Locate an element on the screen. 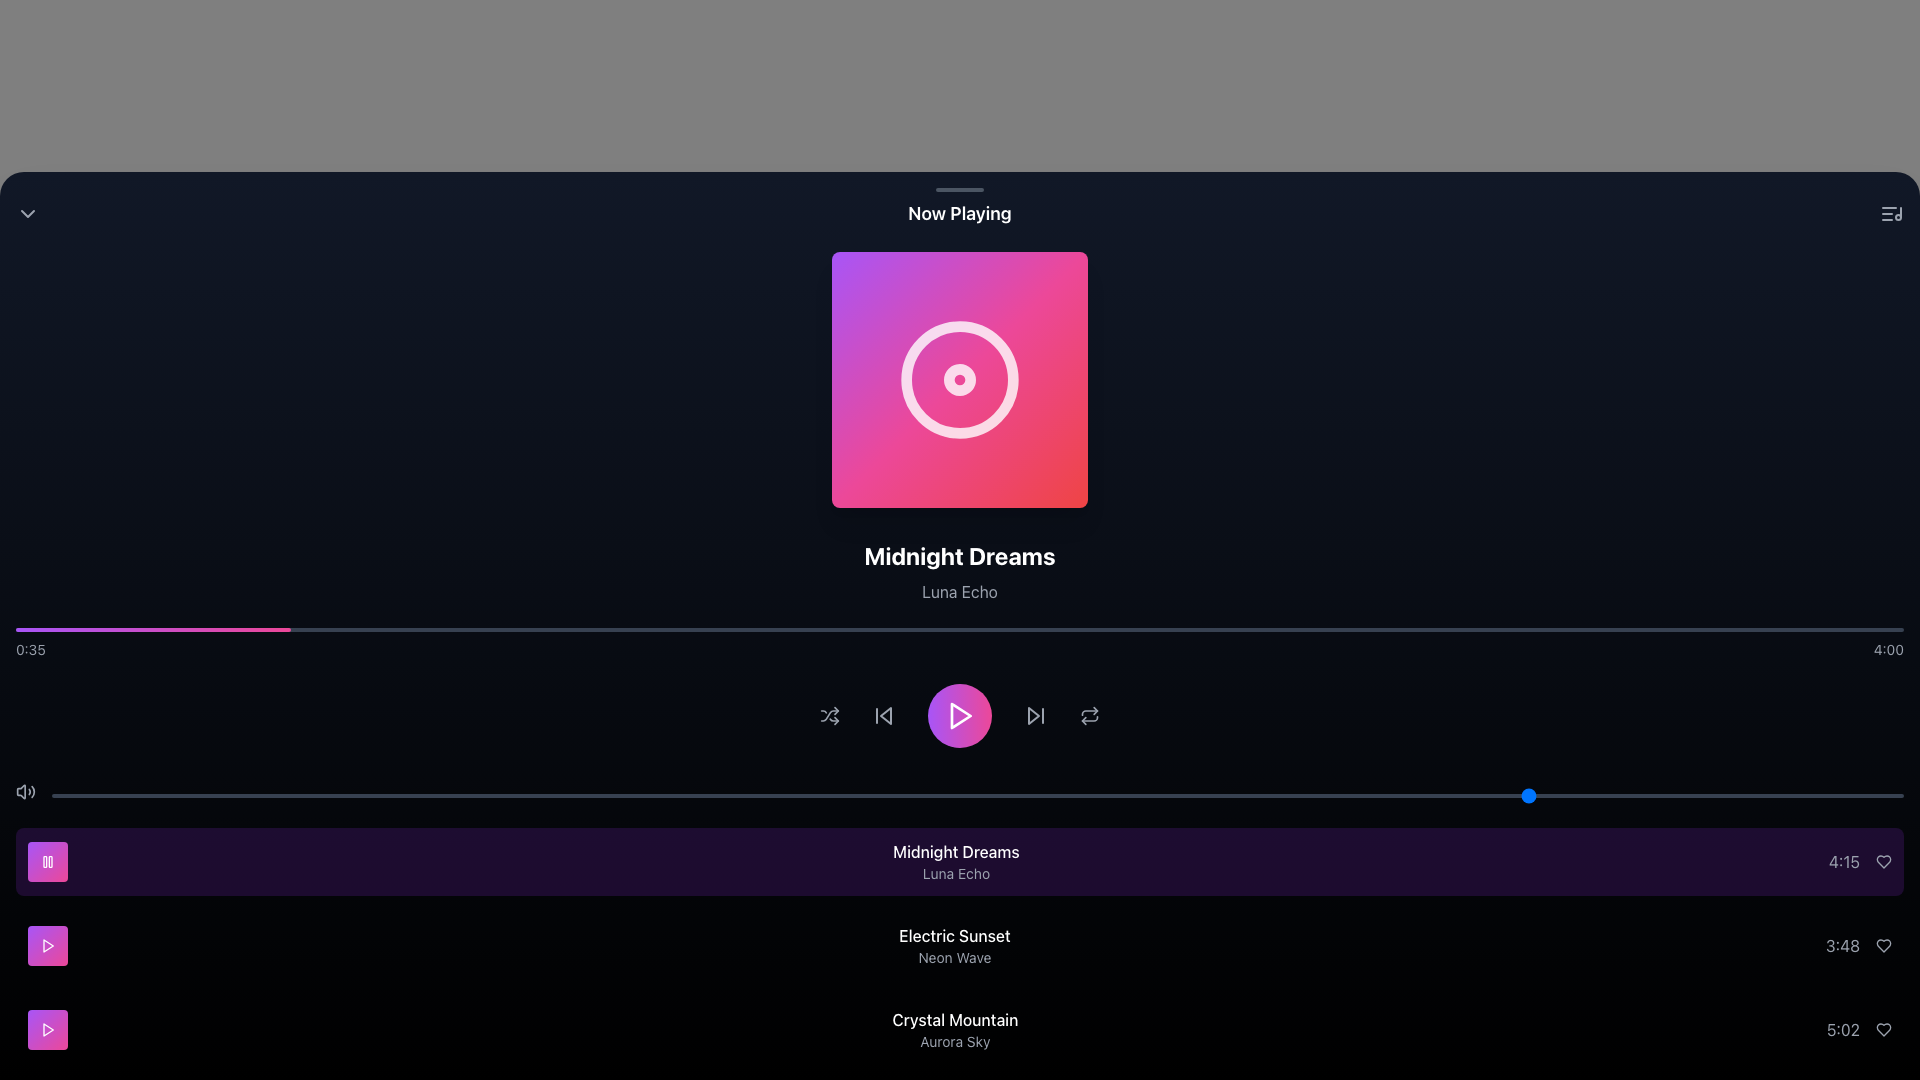  the heart-shaped button on the right side of the row displaying 'Crystal Mountain' and 'Aurora Sky' is located at coordinates (1882, 1029).